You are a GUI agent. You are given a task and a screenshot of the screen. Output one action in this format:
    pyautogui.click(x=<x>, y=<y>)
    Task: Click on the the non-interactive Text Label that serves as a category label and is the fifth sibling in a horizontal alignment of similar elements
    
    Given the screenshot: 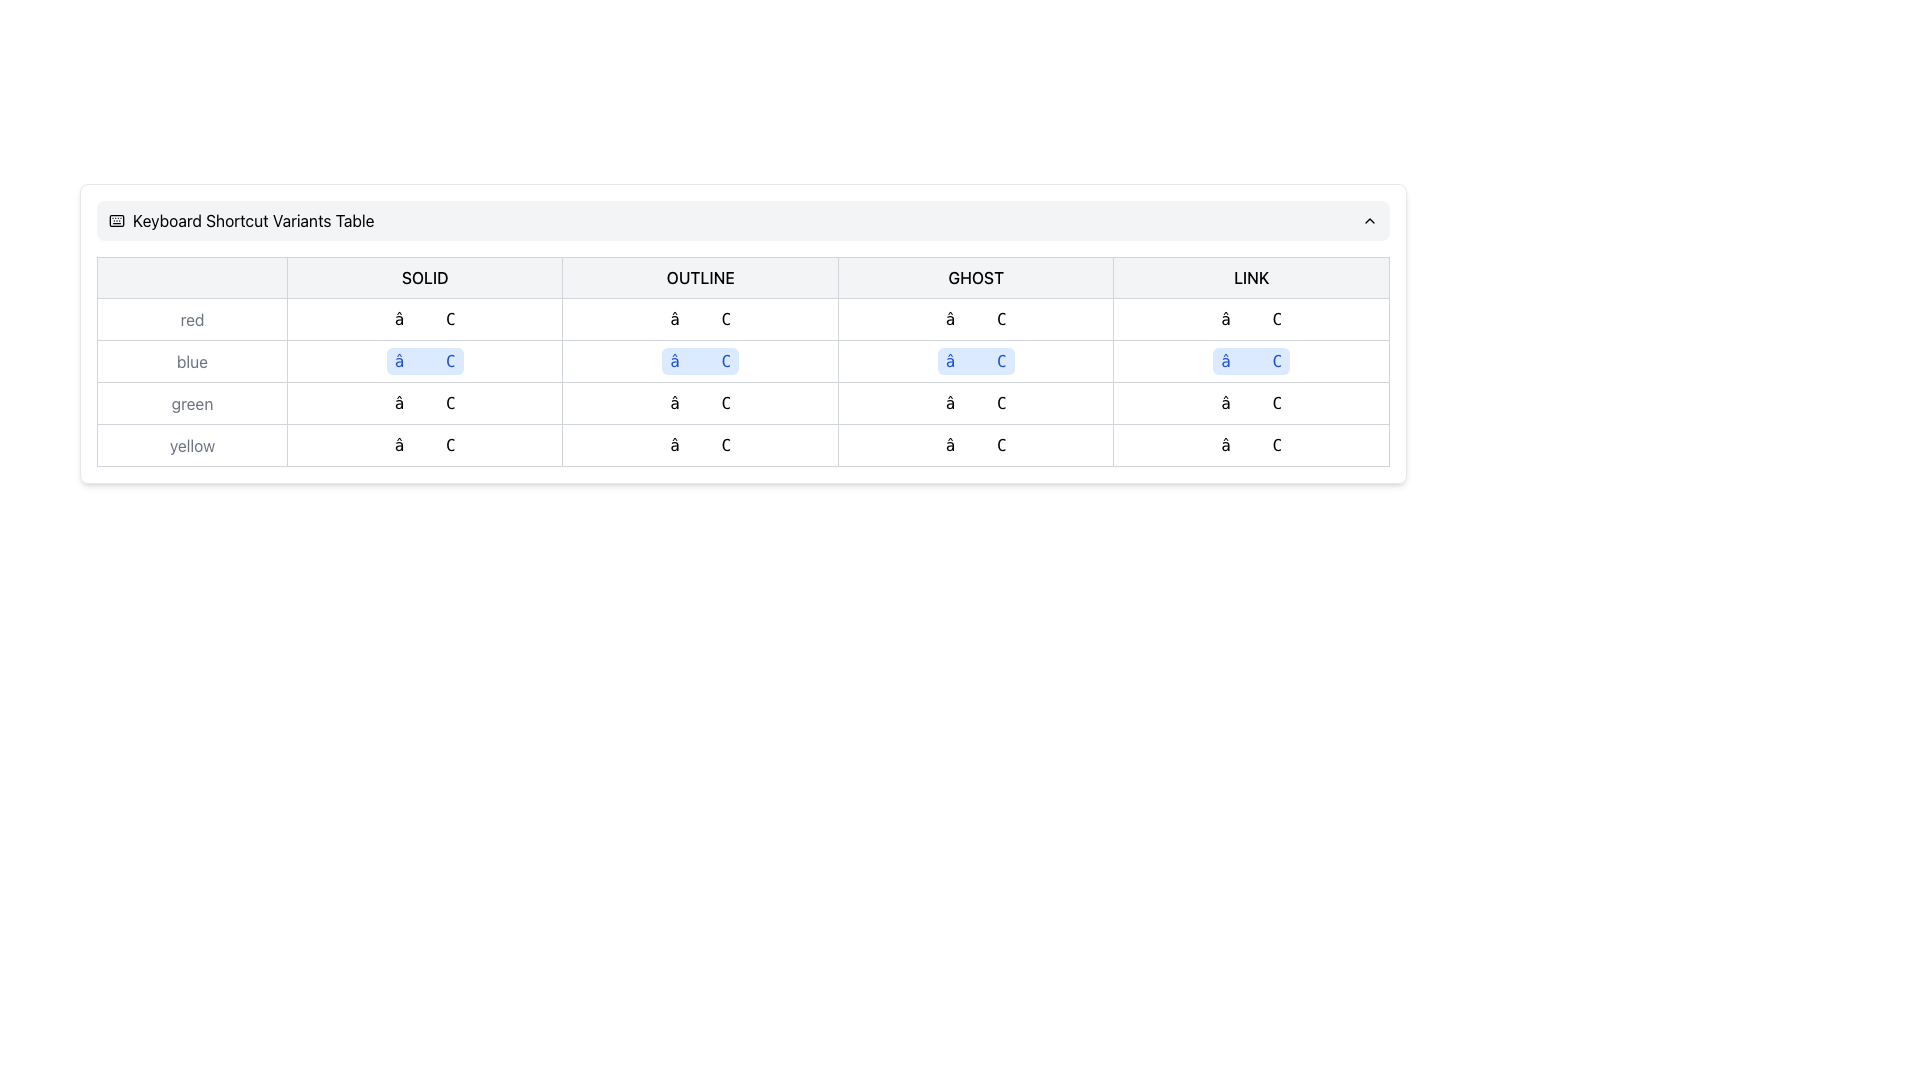 What is the action you would take?
    pyautogui.click(x=1250, y=277)
    